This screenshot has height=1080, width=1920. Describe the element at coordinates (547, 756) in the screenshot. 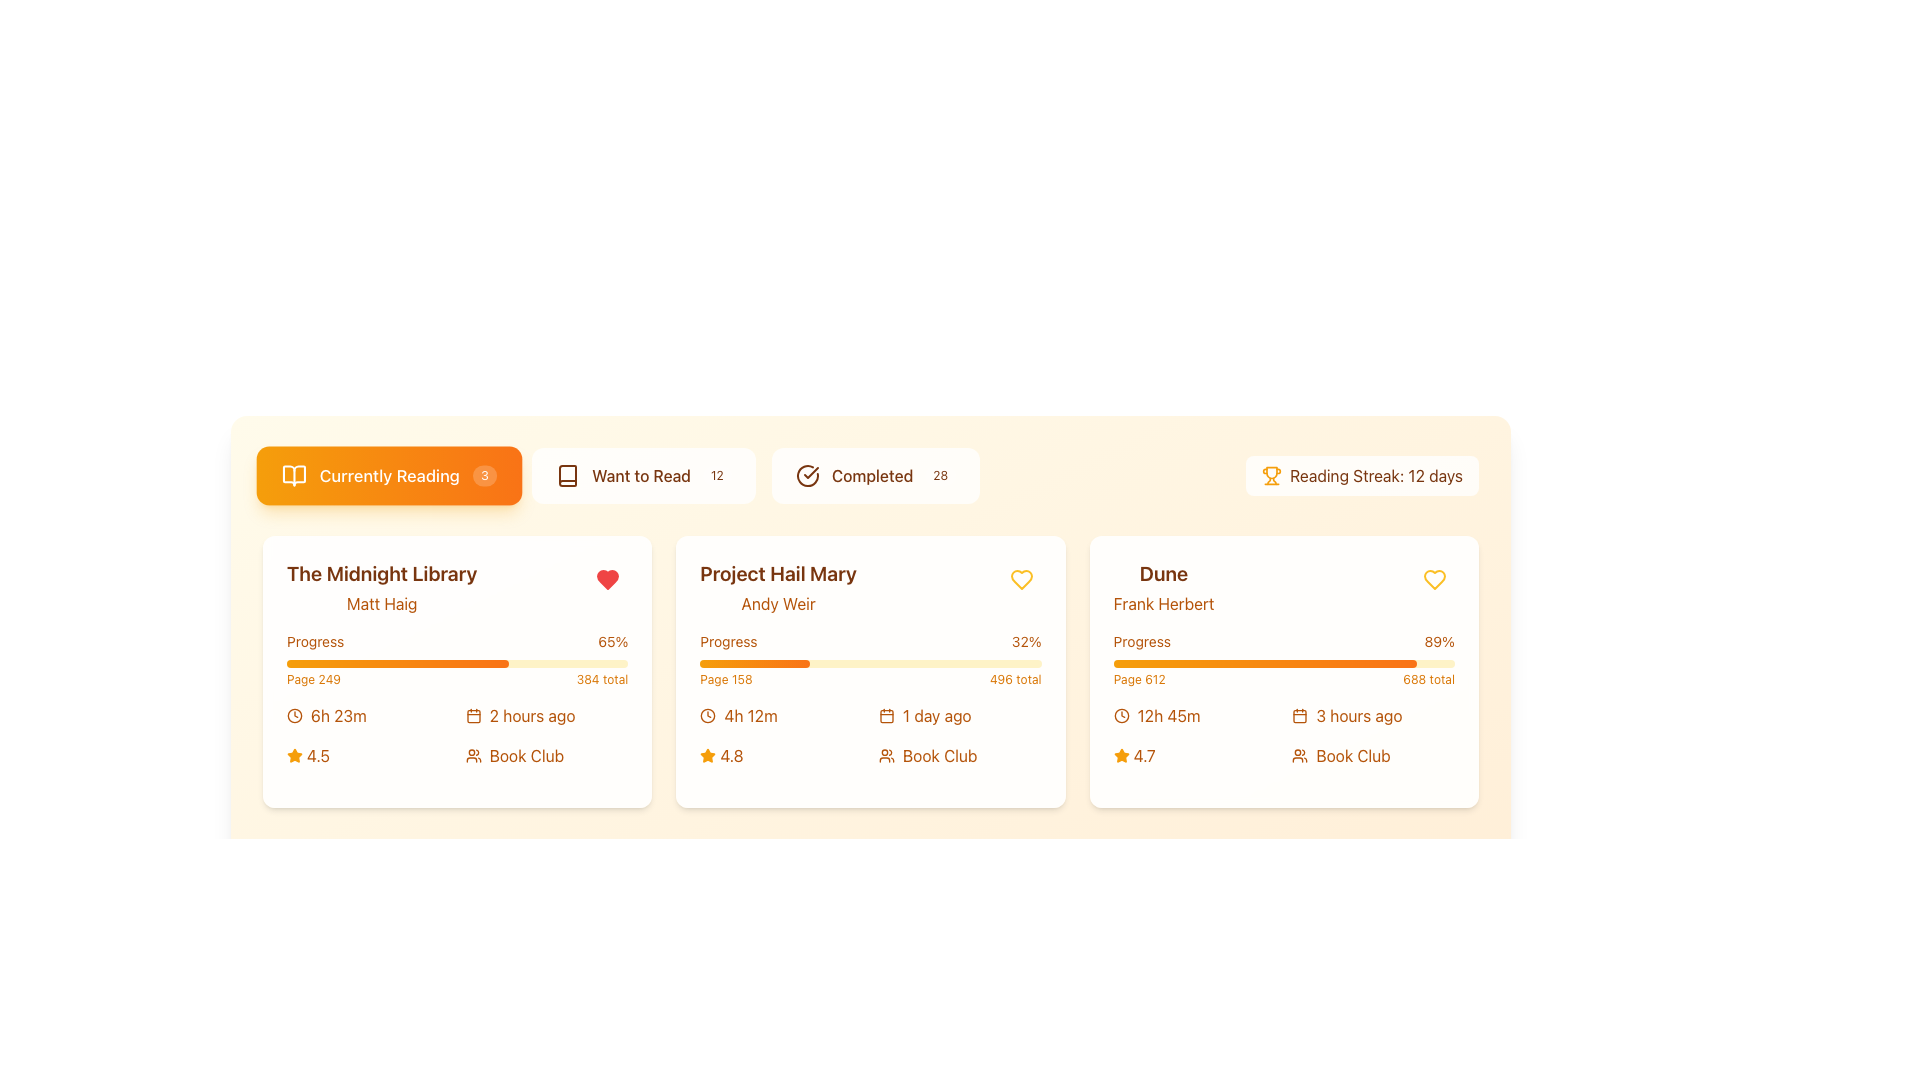

I see `the 'Book Club' label with the user icon located at the bottom of the 'The Midnight Library' card in the 'Currently Reading' section` at that location.